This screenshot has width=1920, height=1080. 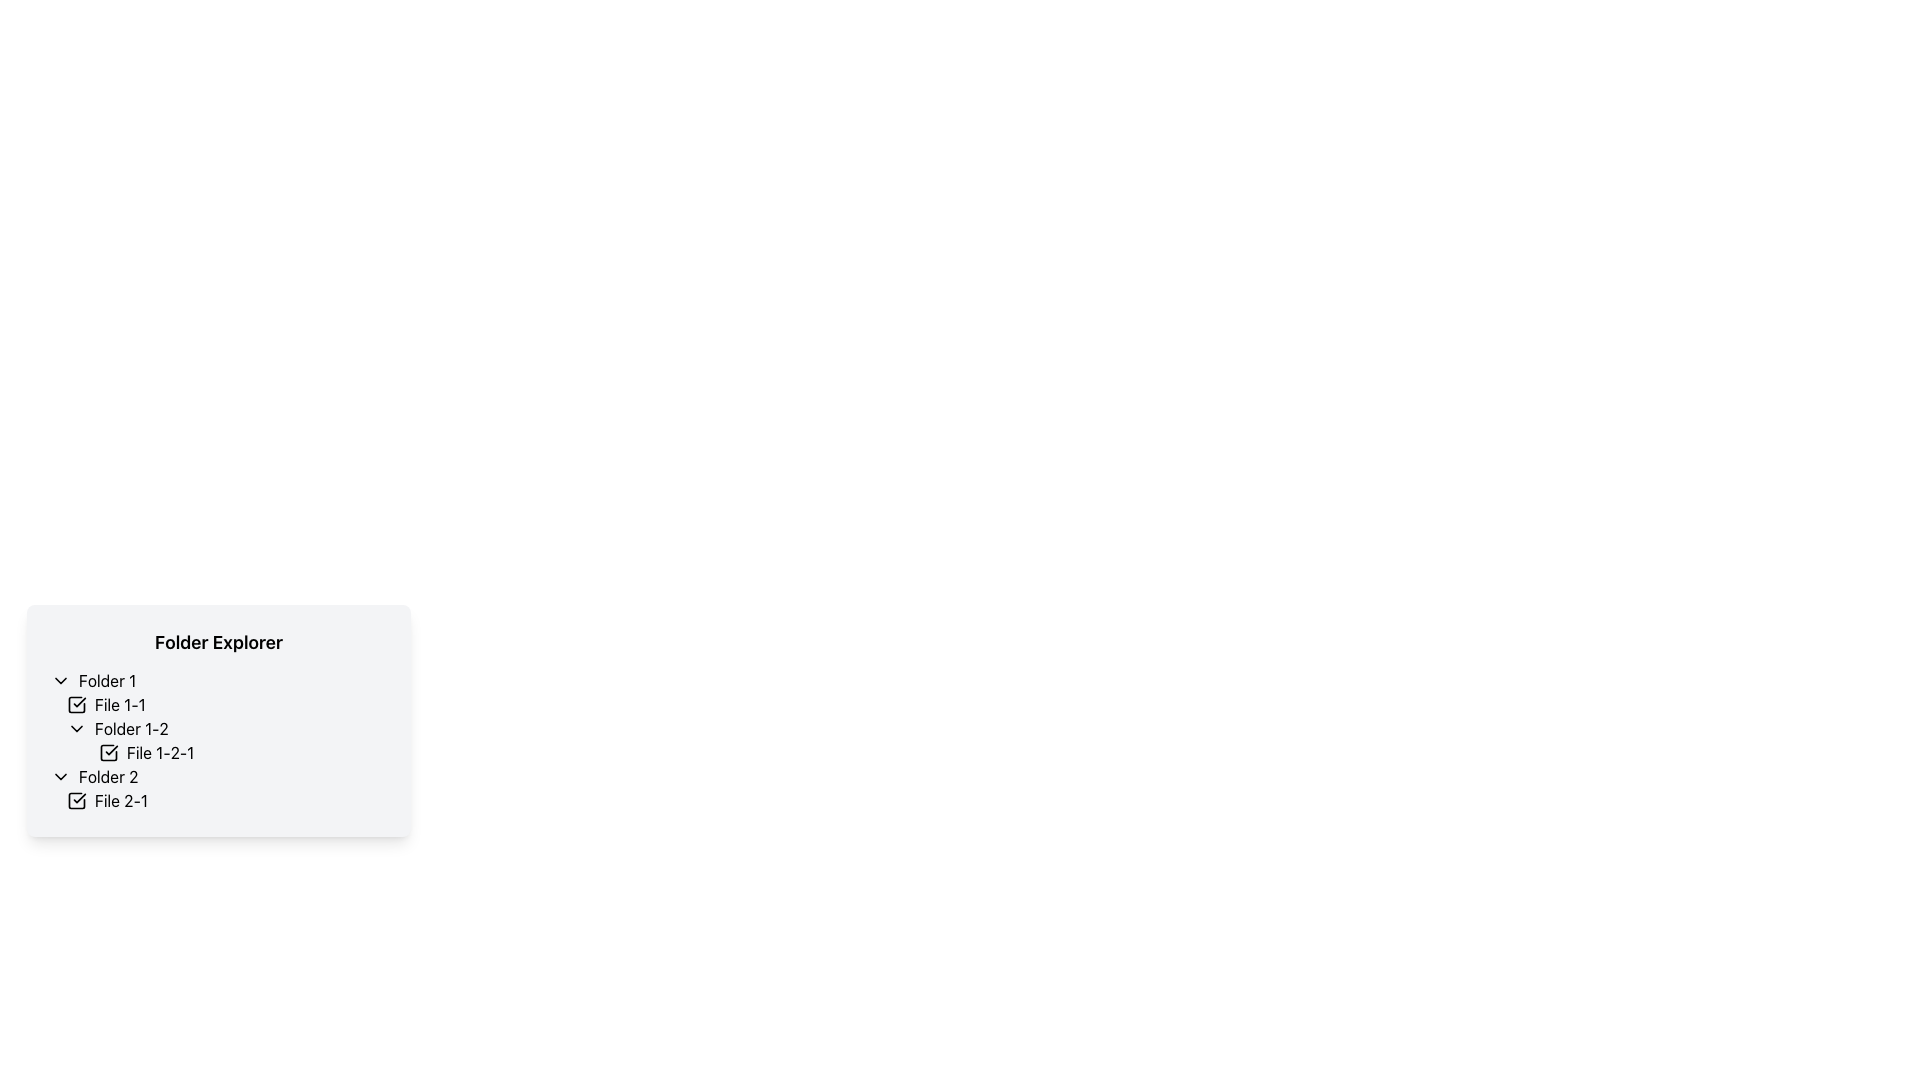 What do you see at coordinates (219, 643) in the screenshot?
I see `the content of the Text label that serves as the title of the folder explorer section, located at the top of the gray background box above the list of folders and files` at bounding box center [219, 643].